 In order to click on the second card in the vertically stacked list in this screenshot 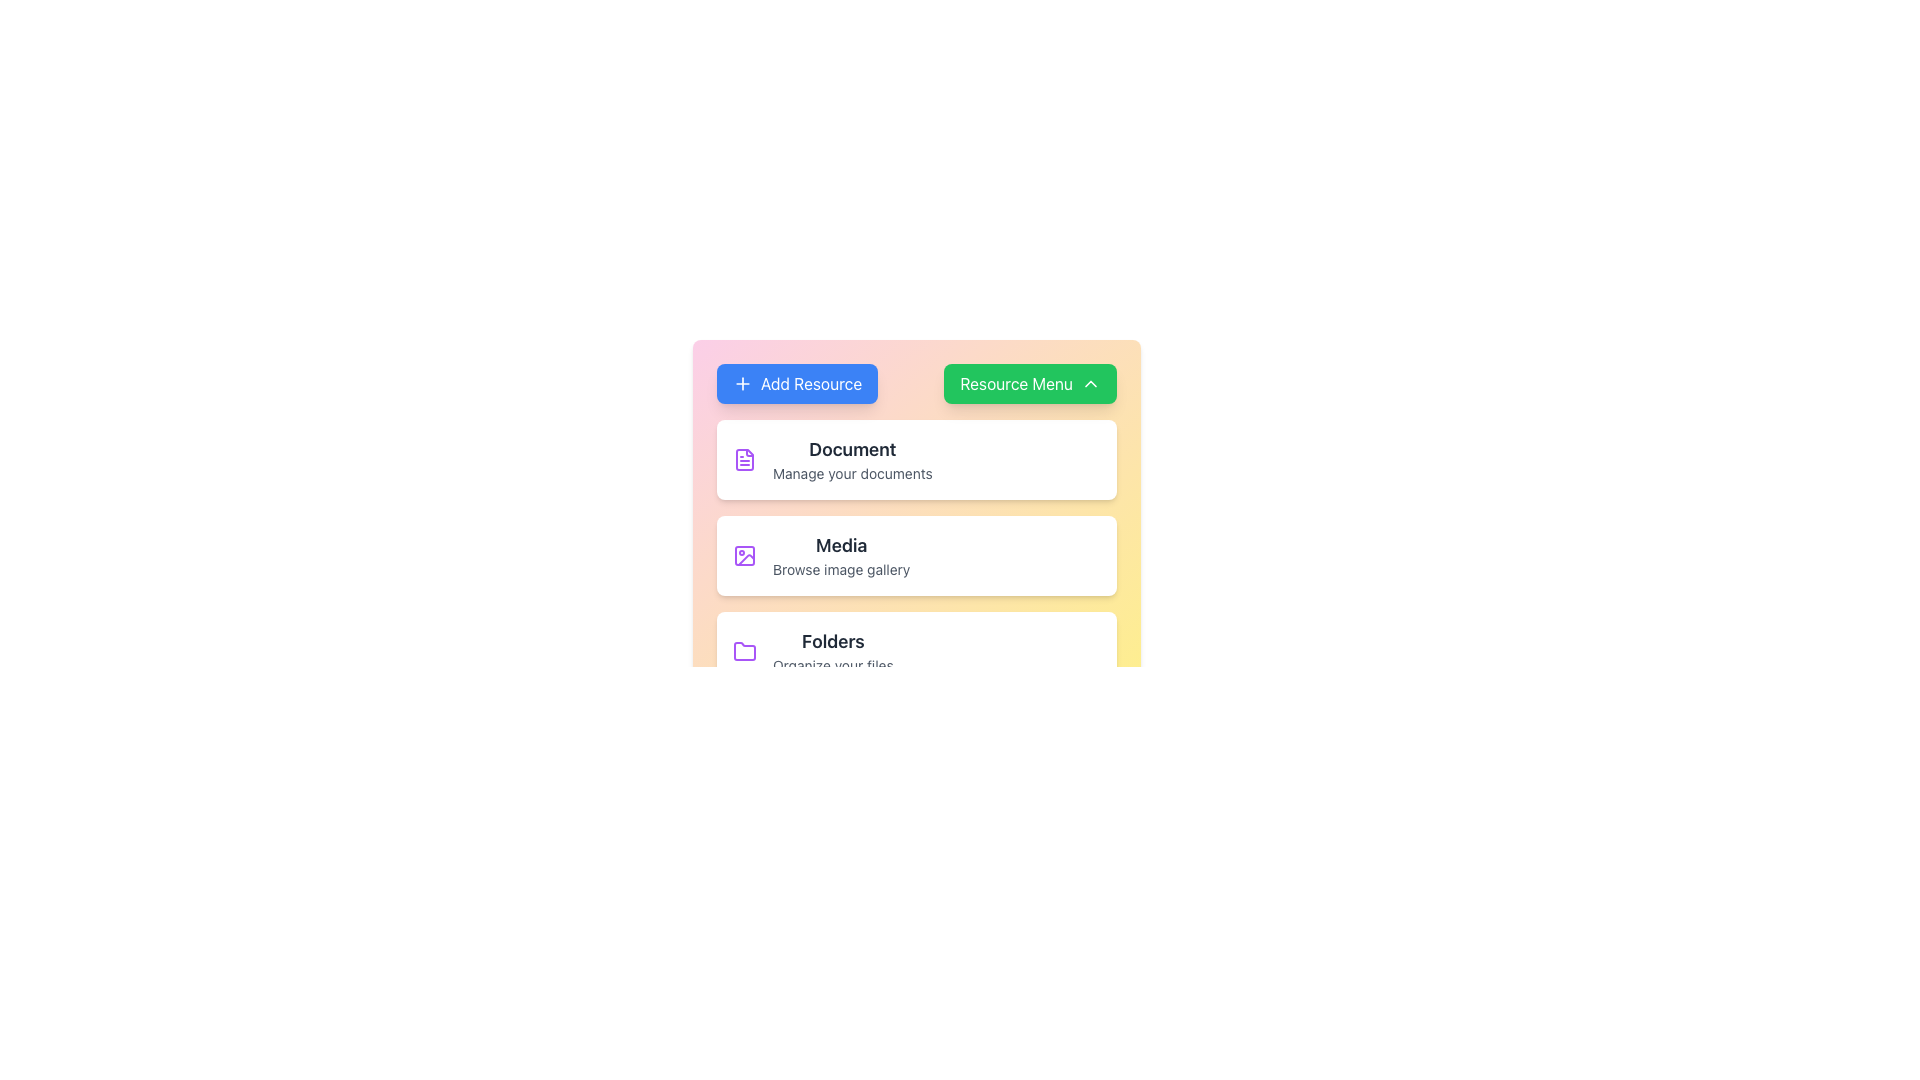, I will do `click(915, 555)`.